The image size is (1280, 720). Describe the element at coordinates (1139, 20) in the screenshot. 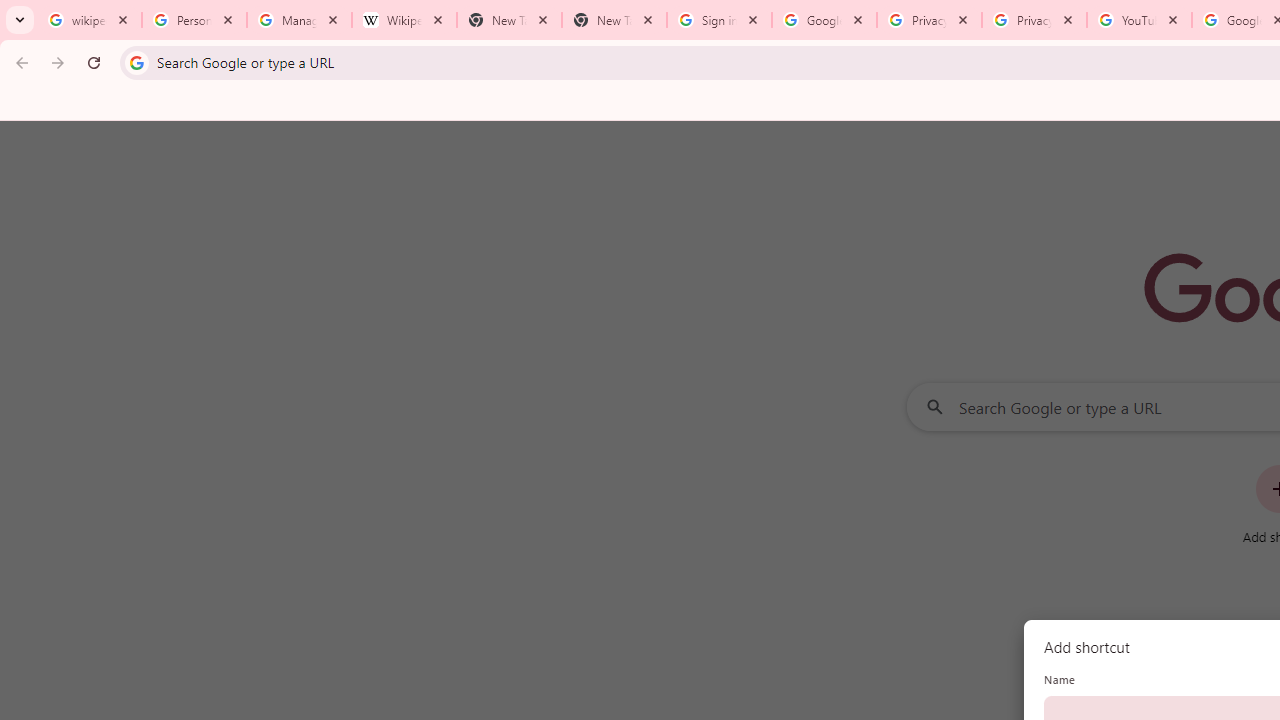

I see `'YouTube'` at that location.